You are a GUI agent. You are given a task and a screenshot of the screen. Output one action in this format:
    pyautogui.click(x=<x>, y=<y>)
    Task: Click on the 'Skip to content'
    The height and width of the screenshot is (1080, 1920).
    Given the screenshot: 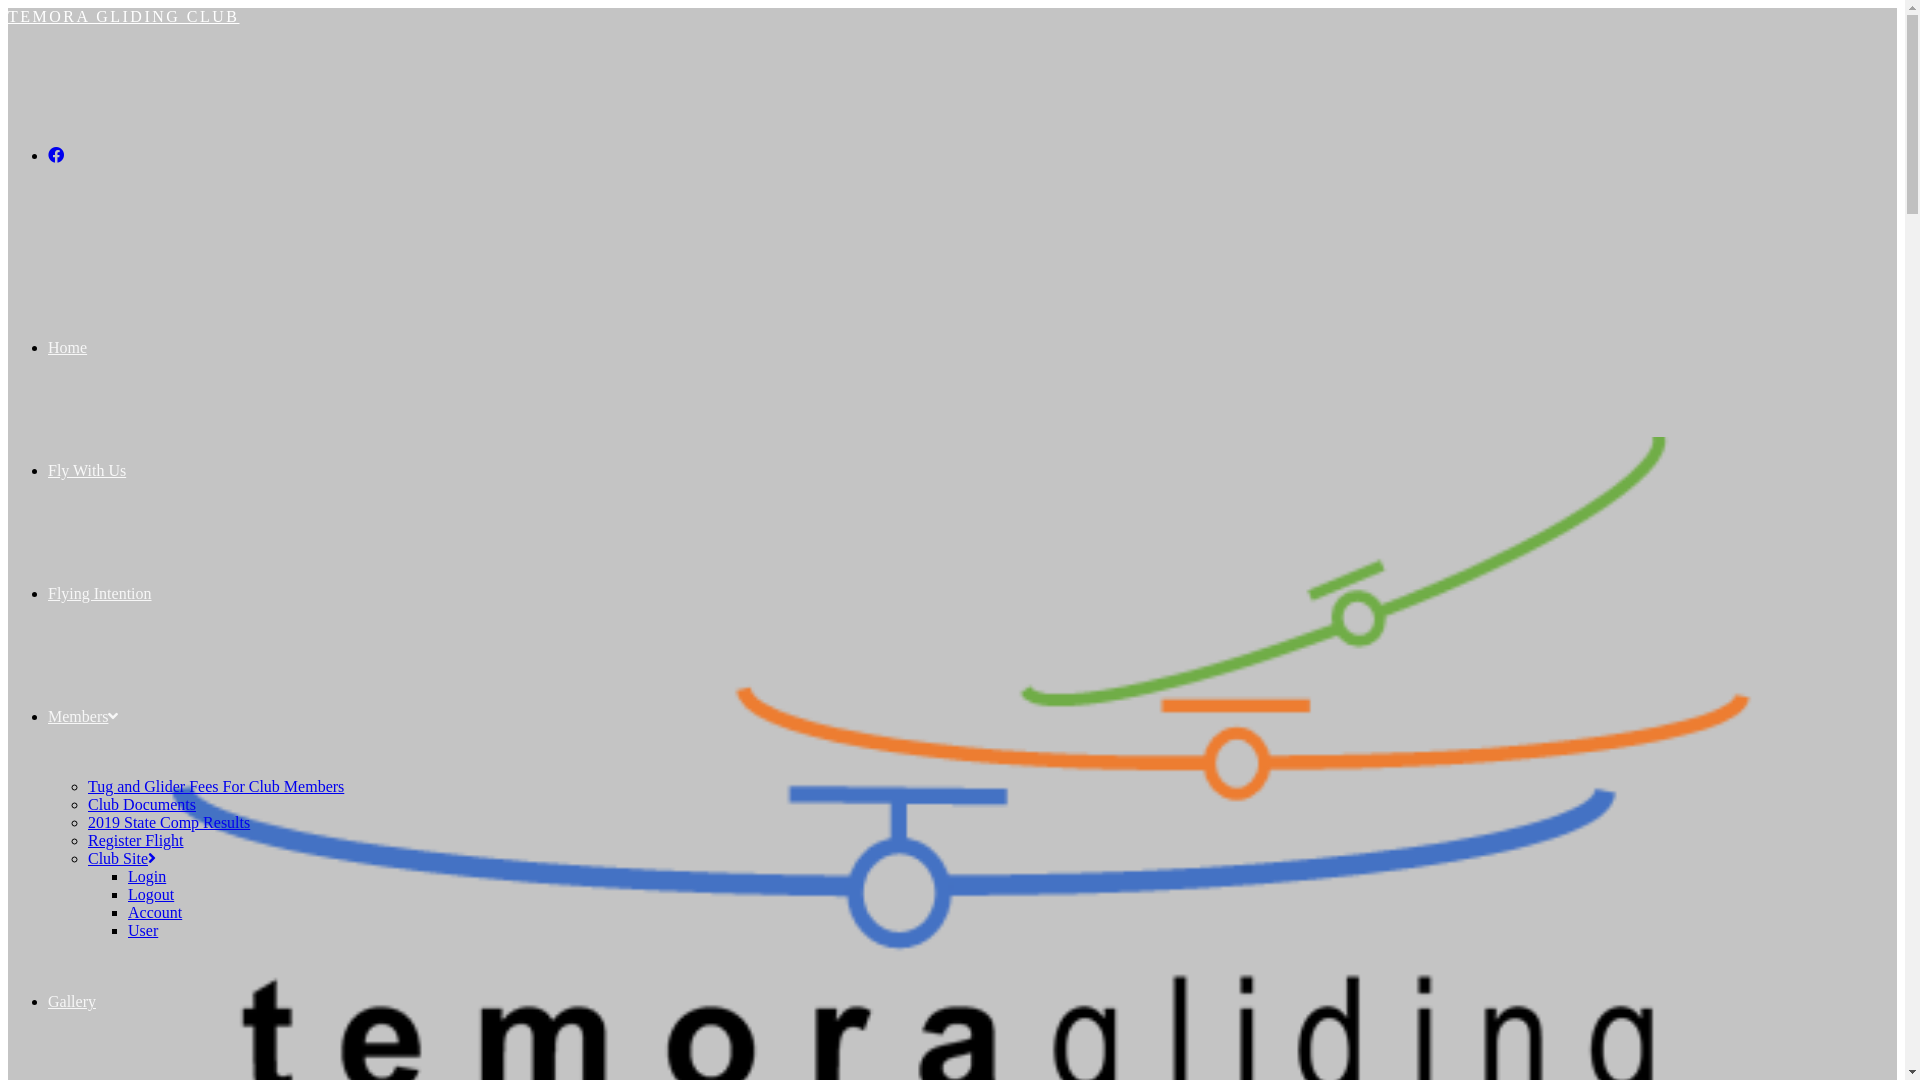 What is the action you would take?
    pyautogui.click(x=7, y=7)
    